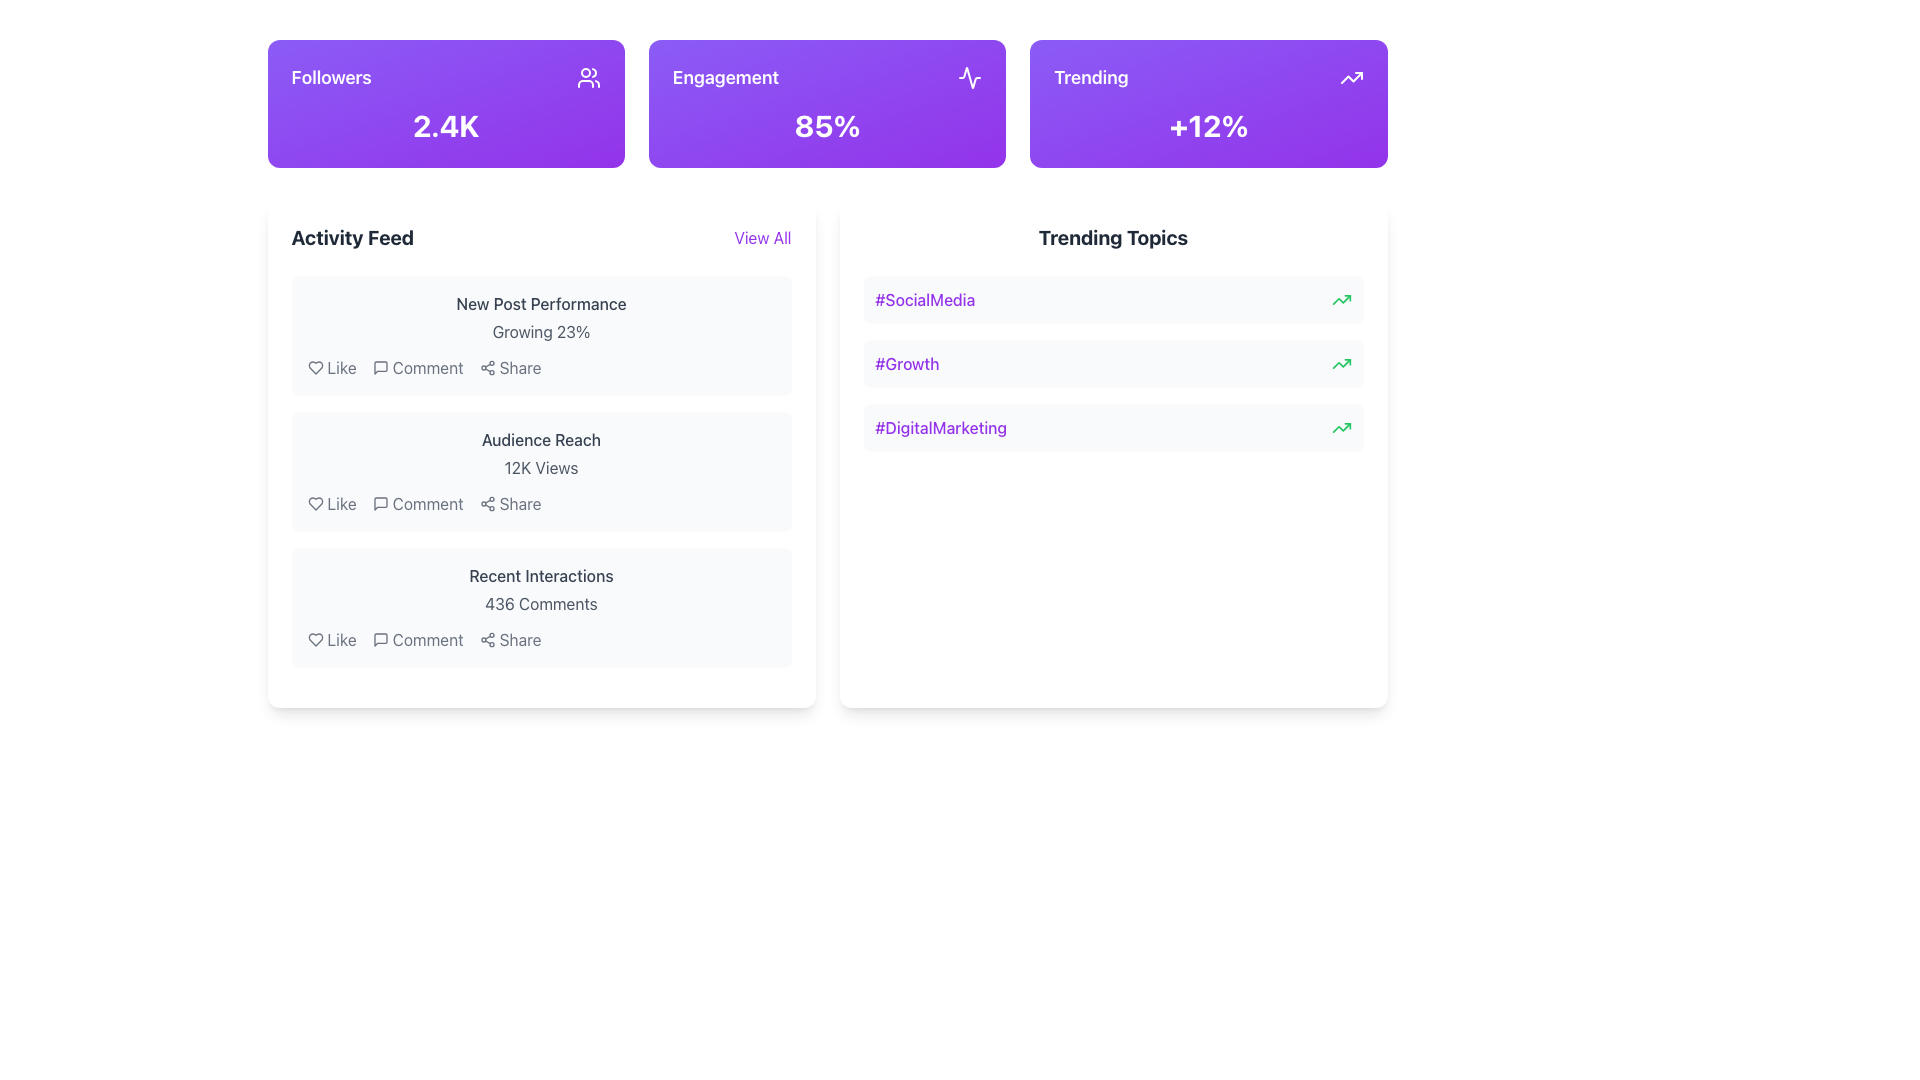 Image resolution: width=1920 pixels, height=1080 pixels. What do you see at coordinates (380, 503) in the screenshot?
I see `the comment icon located next to the 'Comment' label for the 'Audience Reach' post in the second row of the 'Activity Feed' section` at bounding box center [380, 503].